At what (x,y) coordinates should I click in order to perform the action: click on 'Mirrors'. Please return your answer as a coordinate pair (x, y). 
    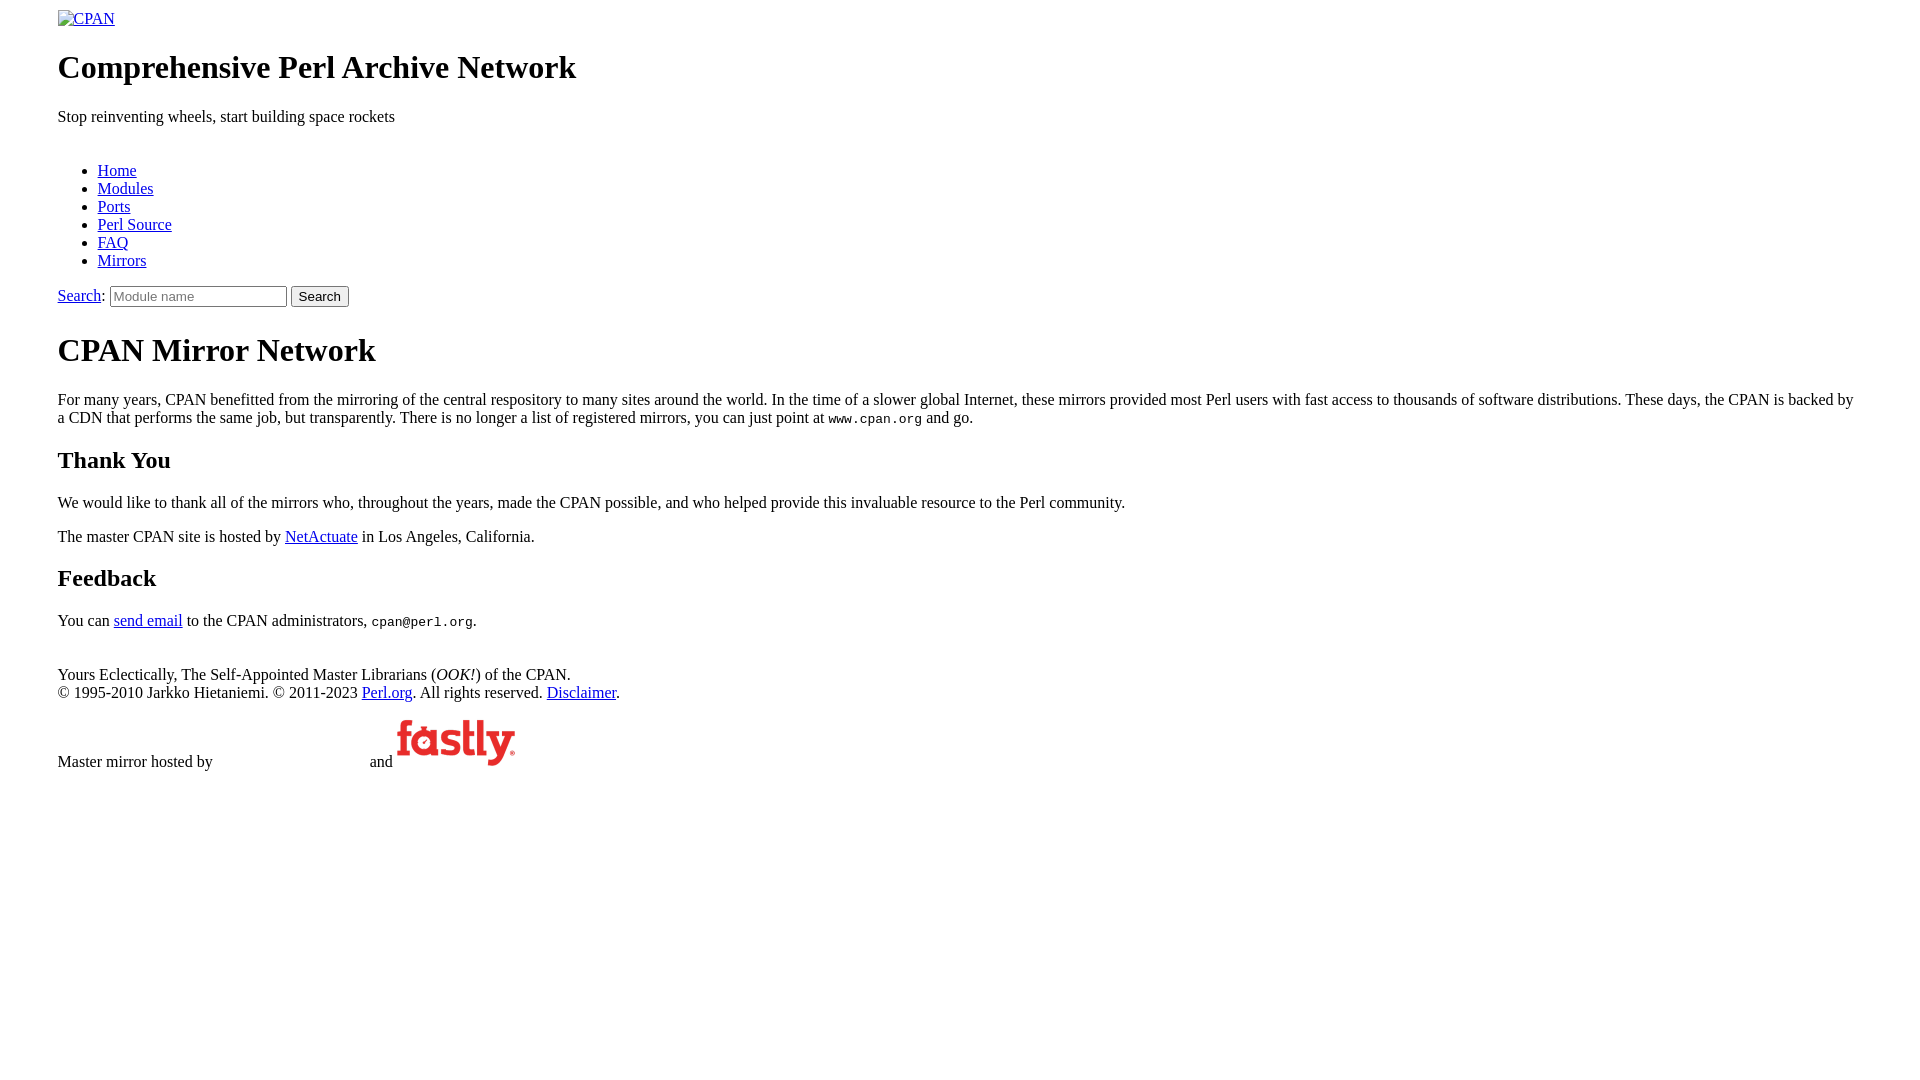
    Looking at the image, I should click on (121, 259).